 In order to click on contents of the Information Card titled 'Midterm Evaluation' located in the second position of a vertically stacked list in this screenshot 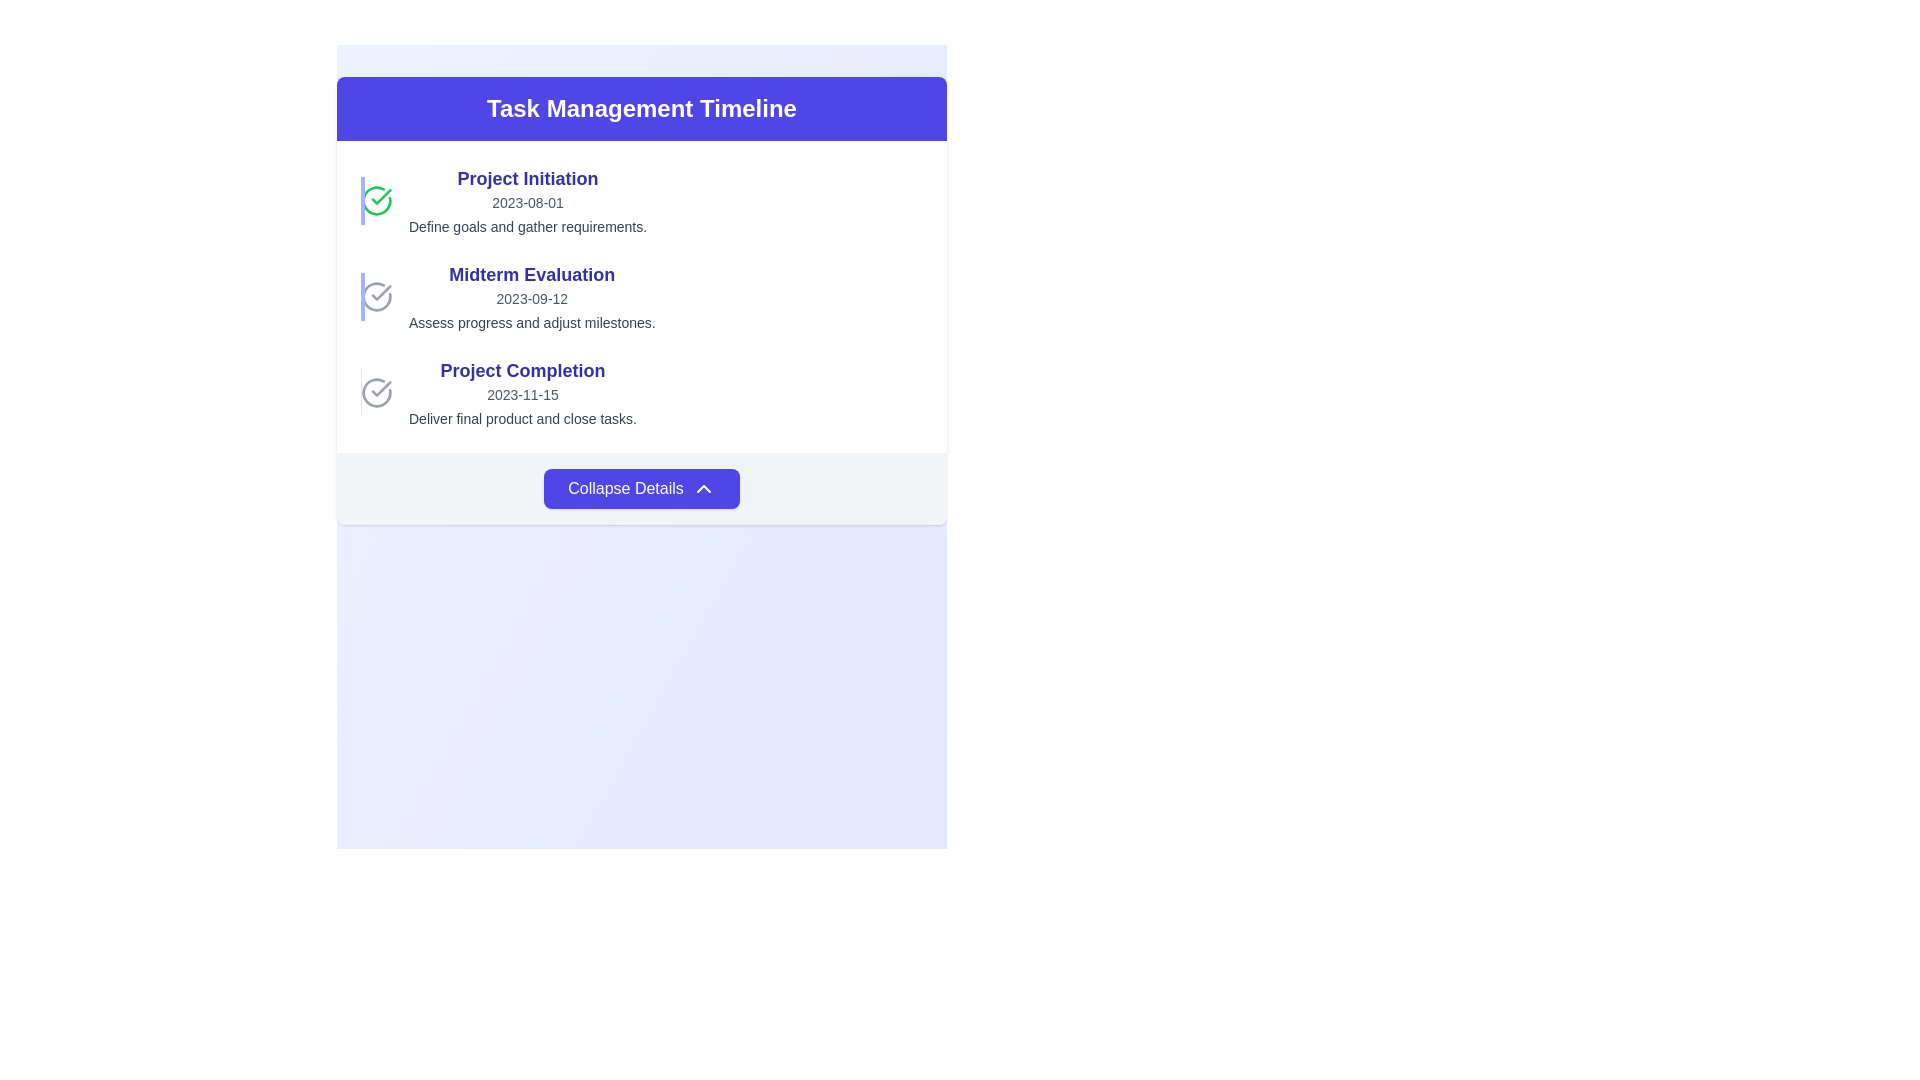, I will do `click(642, 297)`.